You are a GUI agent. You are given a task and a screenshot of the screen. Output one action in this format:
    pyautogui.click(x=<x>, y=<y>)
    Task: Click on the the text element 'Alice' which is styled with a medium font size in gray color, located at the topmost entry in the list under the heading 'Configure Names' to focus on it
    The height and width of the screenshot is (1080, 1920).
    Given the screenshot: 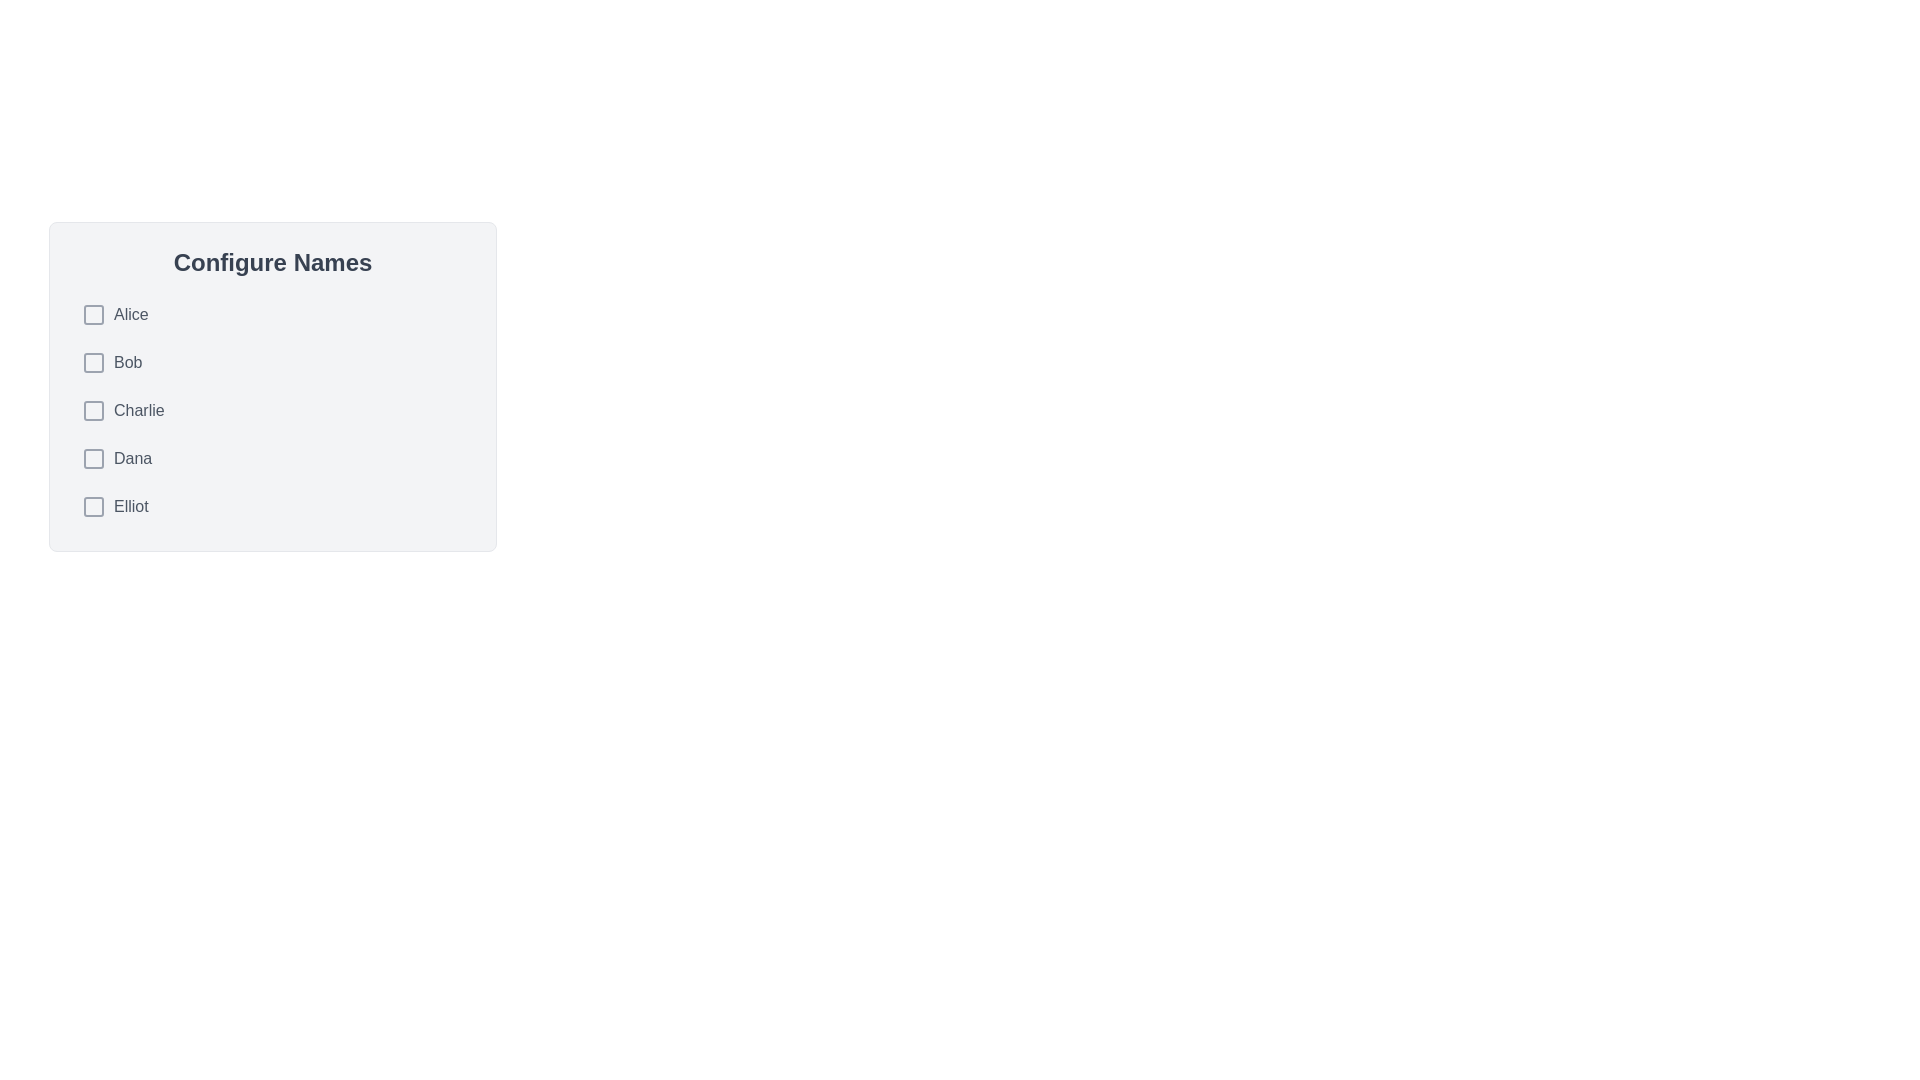 What is the action you would take?
    pyautogui.click(x=130, y=315)
    